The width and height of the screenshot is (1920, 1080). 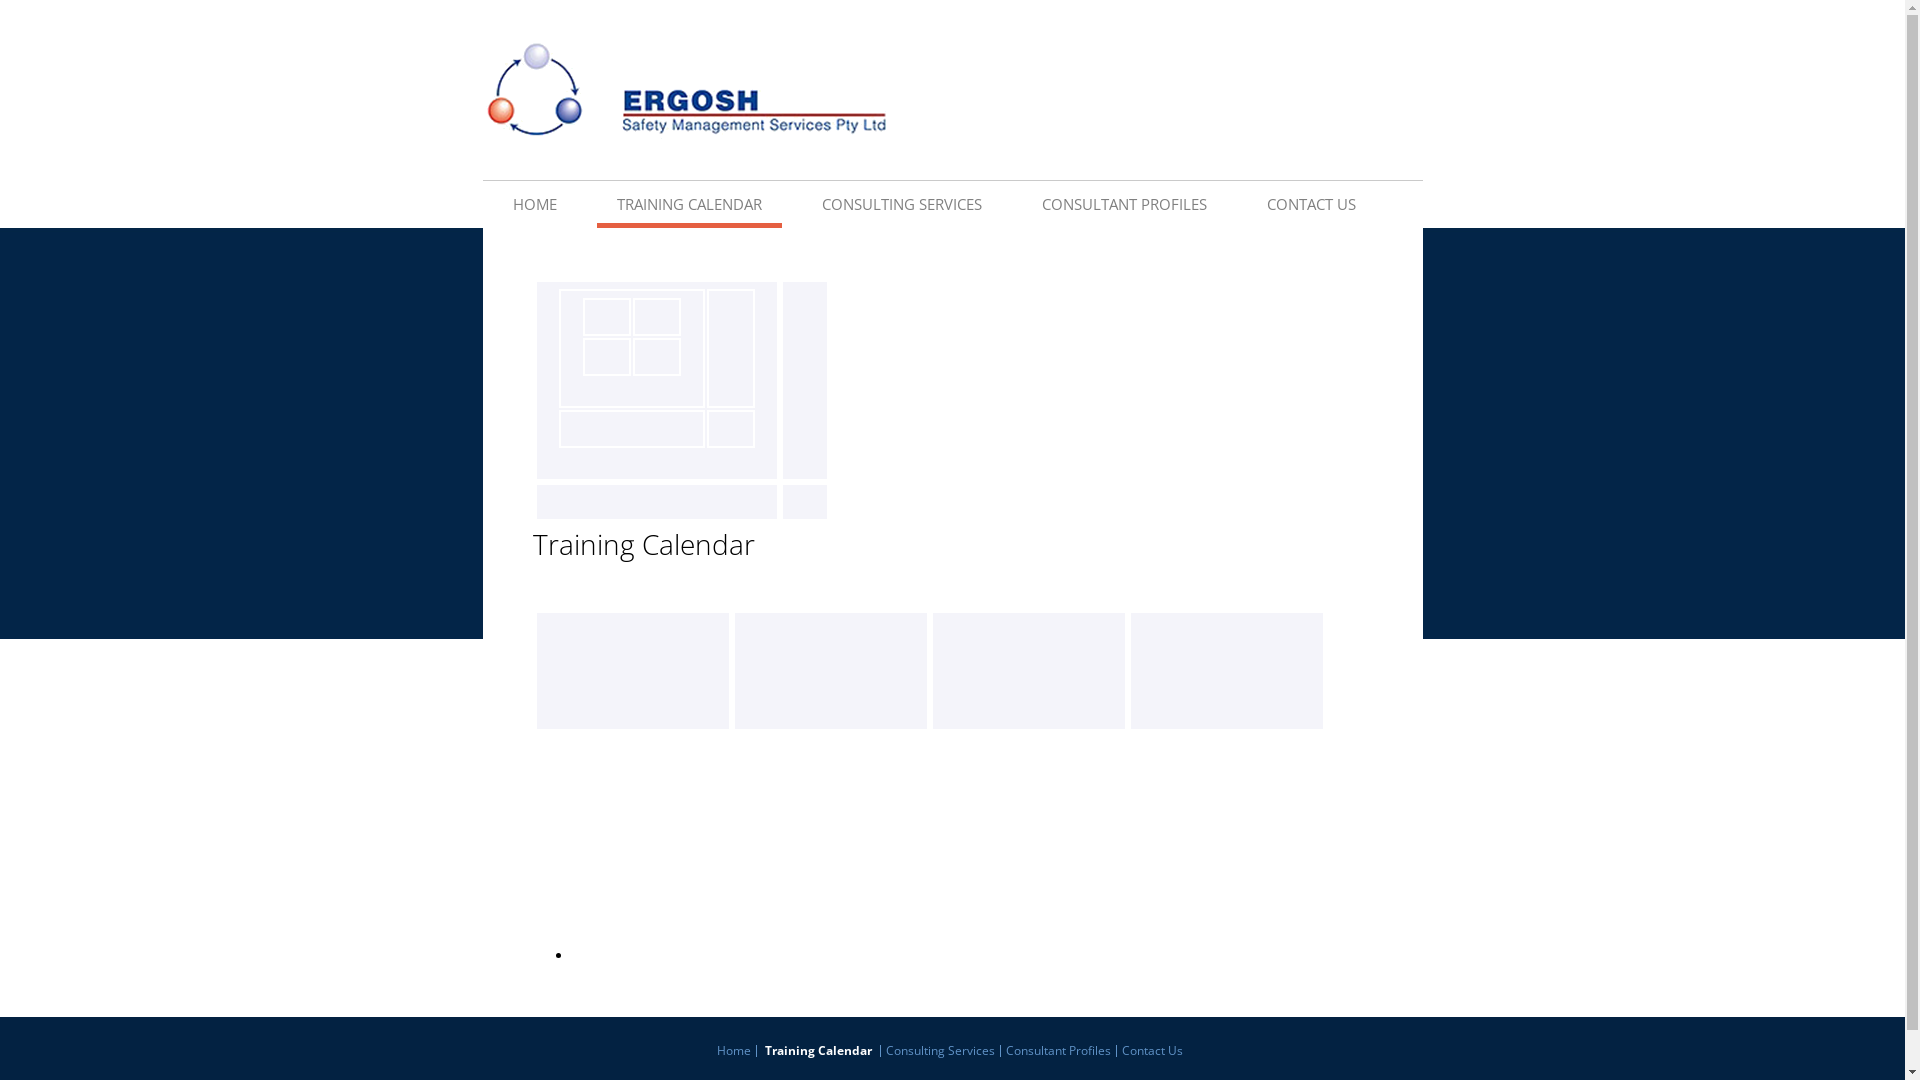 What do you see at coordinates (1152, 1049) in the screenshot?
I see `'Contact Us'` at bounding box center [1152, 1049].